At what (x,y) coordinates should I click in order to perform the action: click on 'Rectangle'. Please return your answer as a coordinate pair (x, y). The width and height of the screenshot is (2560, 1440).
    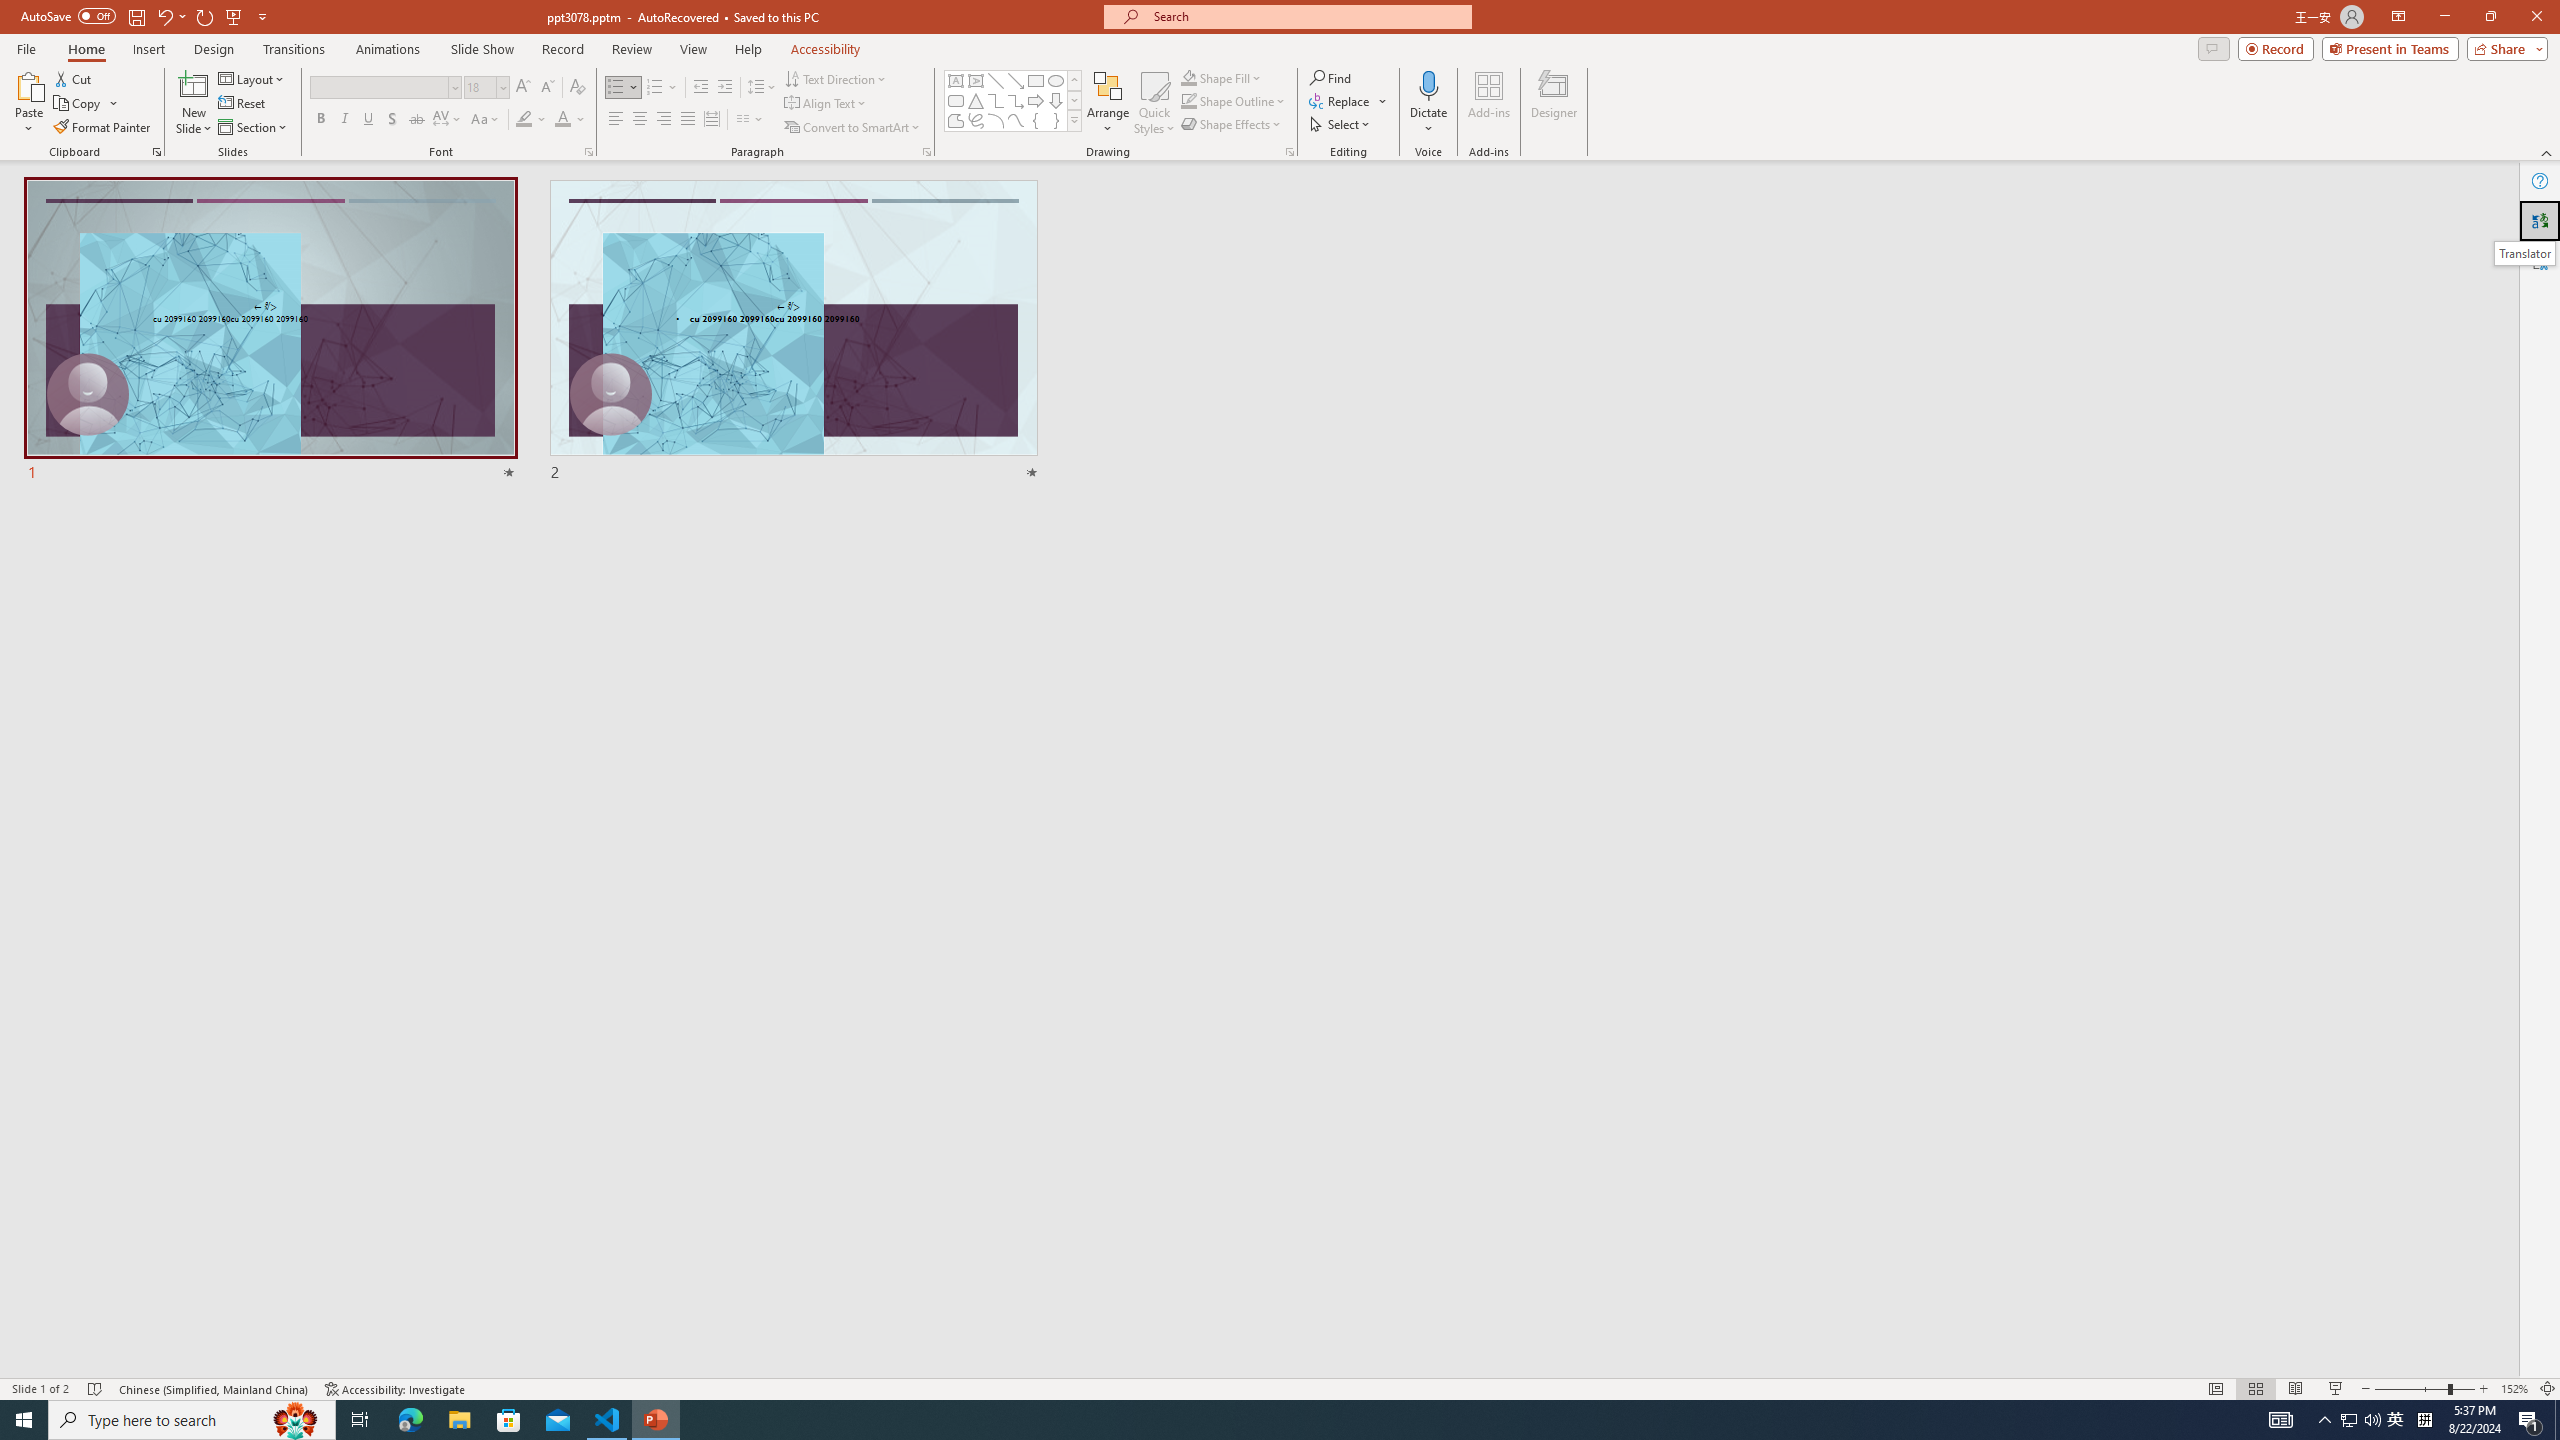
    Looking at the image, I should click on (1035, 80).